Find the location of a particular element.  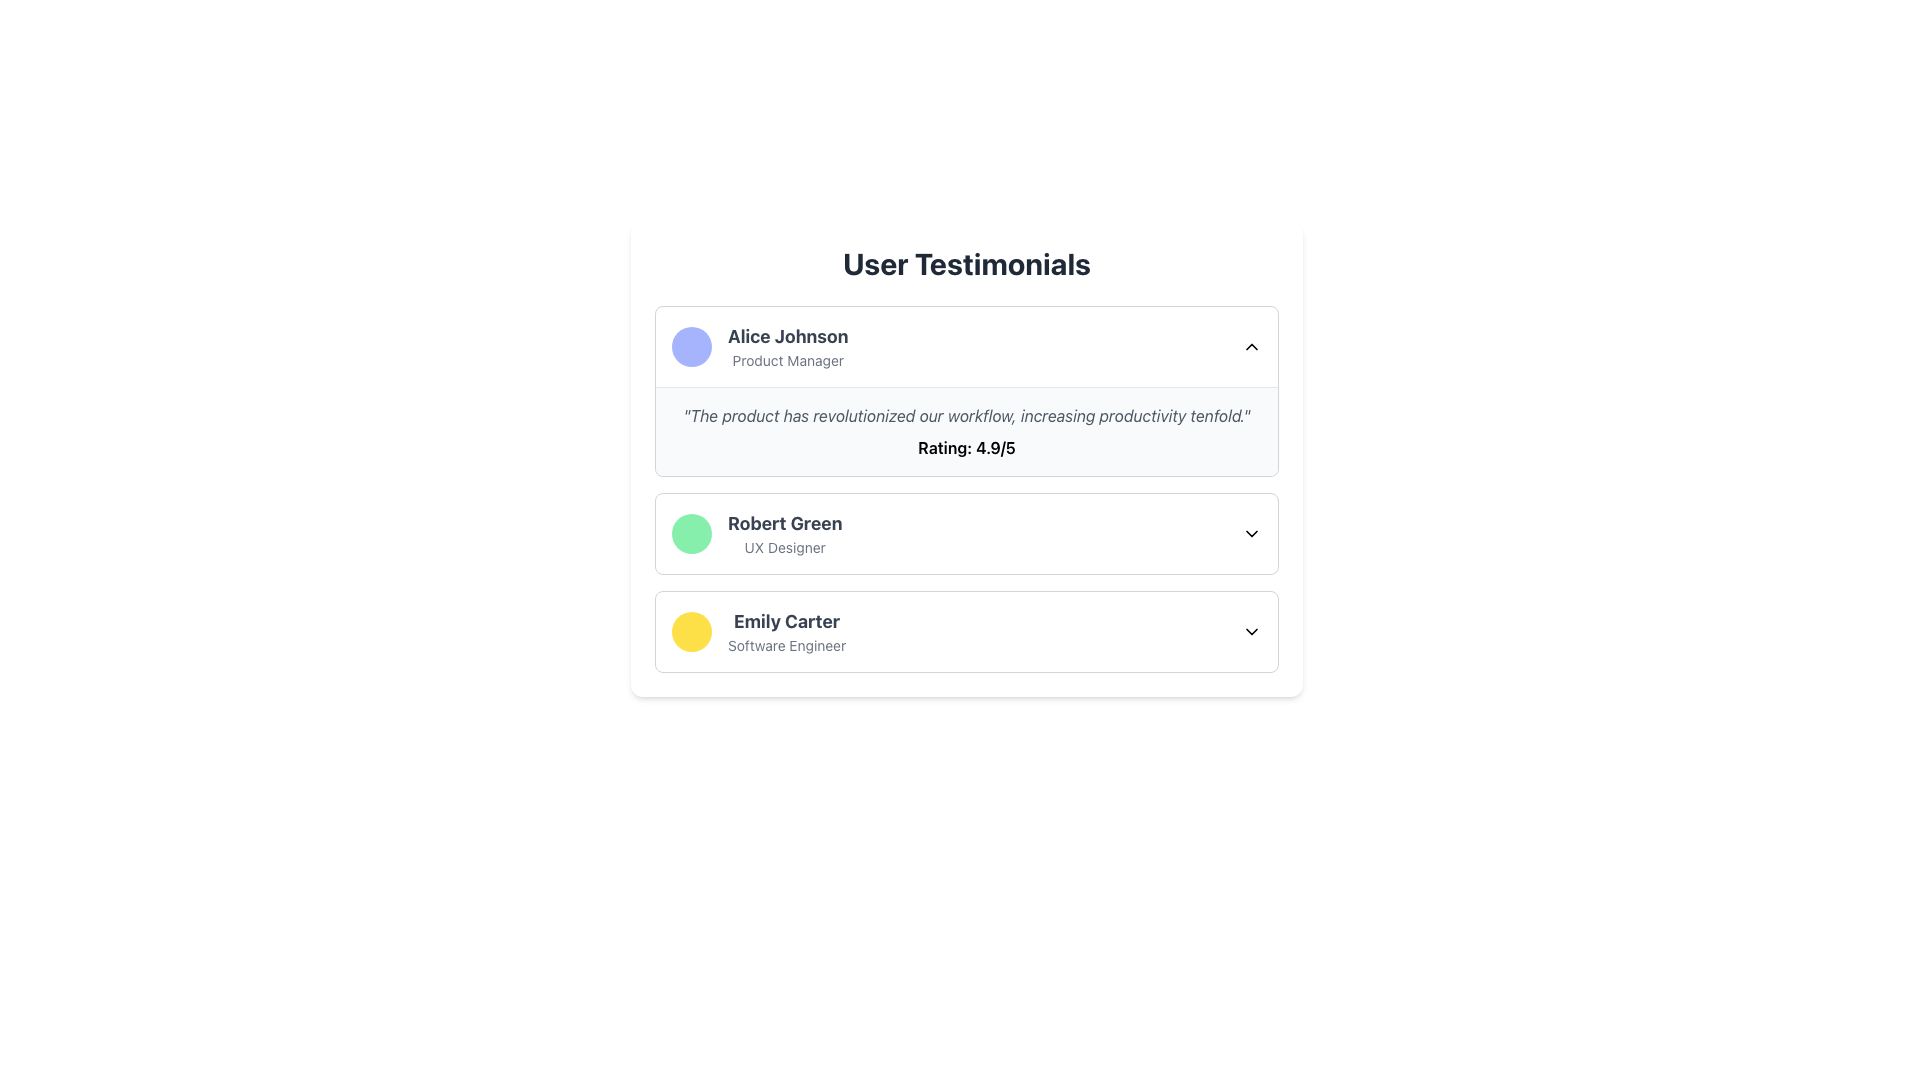

the text block displaying 'Robert Green' and 'UX Designer', located in the middle section of the testimonial list, adjacent to a circular green icon on the left is located at coordinates (784, 532).